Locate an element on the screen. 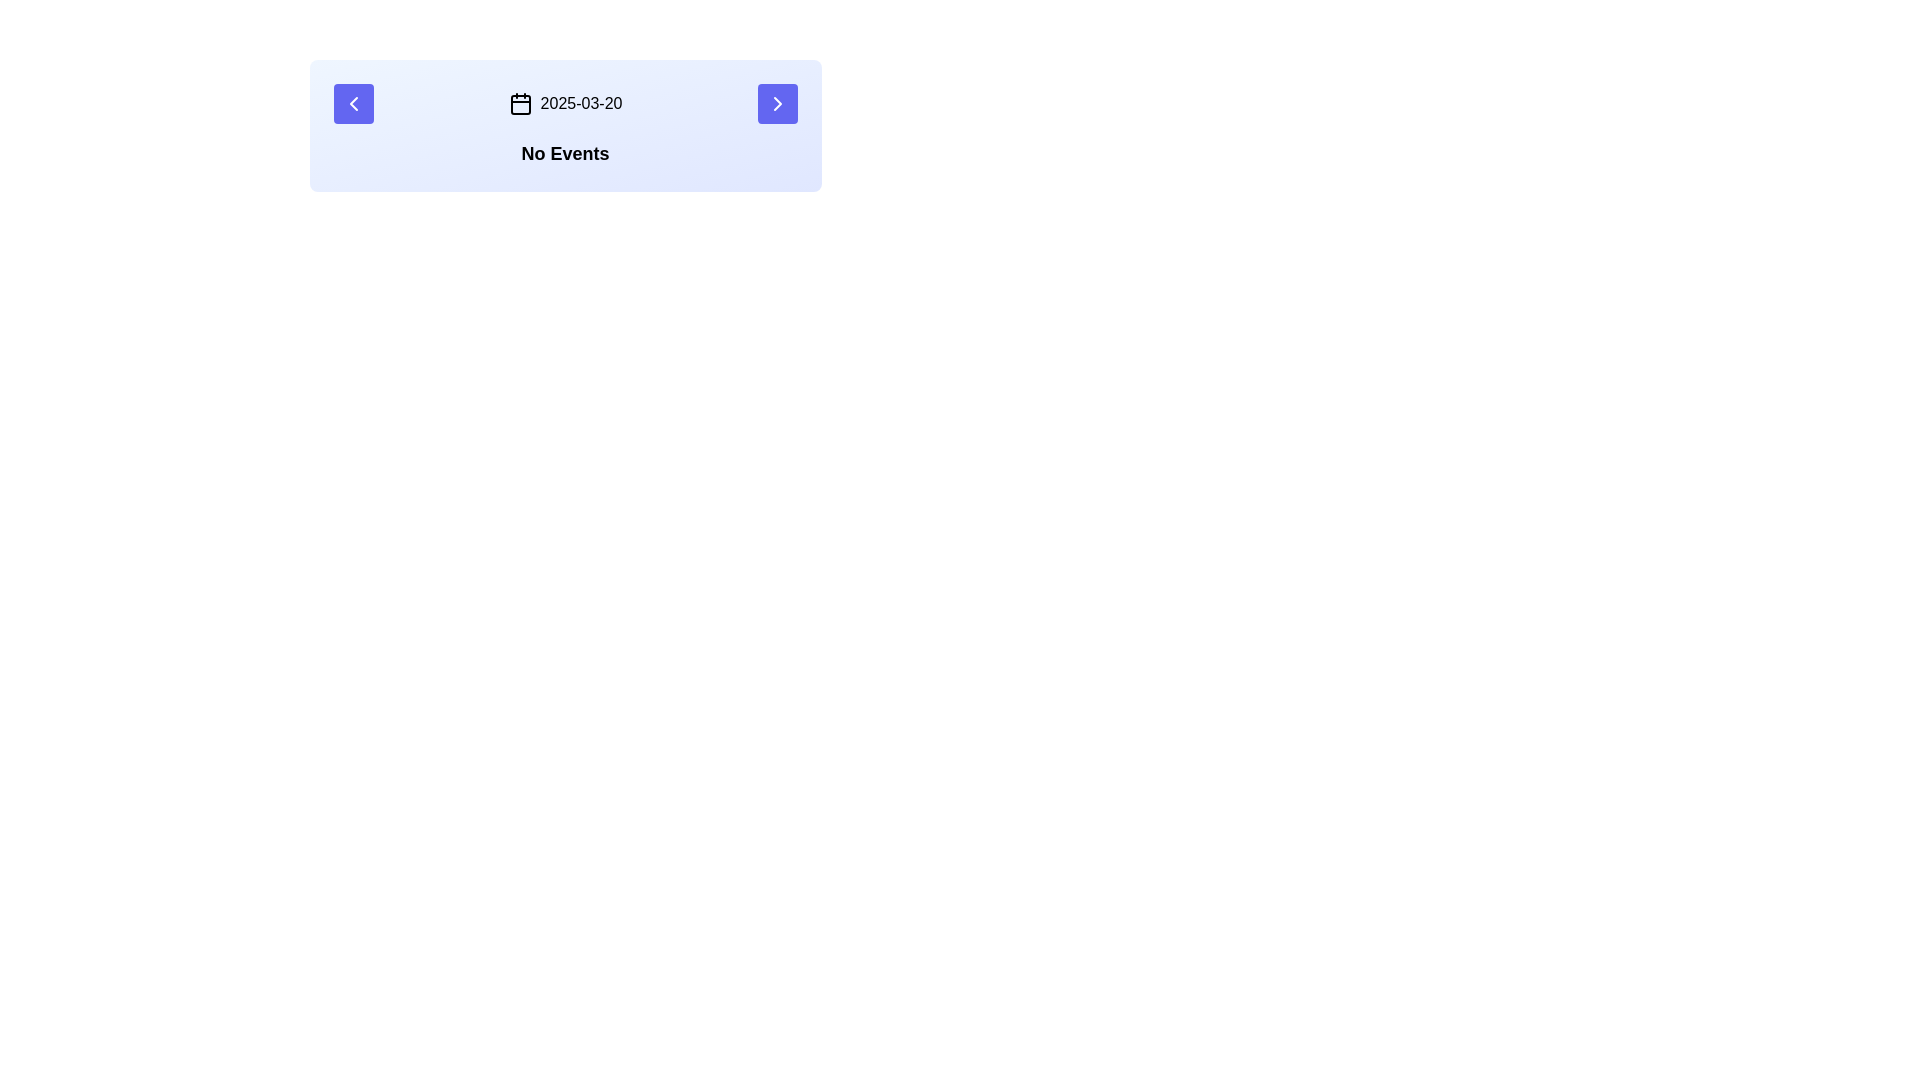 The width and height of the screenshot is (1920, 1080). the Text display that informs the user of the currently highlighted or selected date, located to the right of the calendar icon is located at coordinates (580, 104).